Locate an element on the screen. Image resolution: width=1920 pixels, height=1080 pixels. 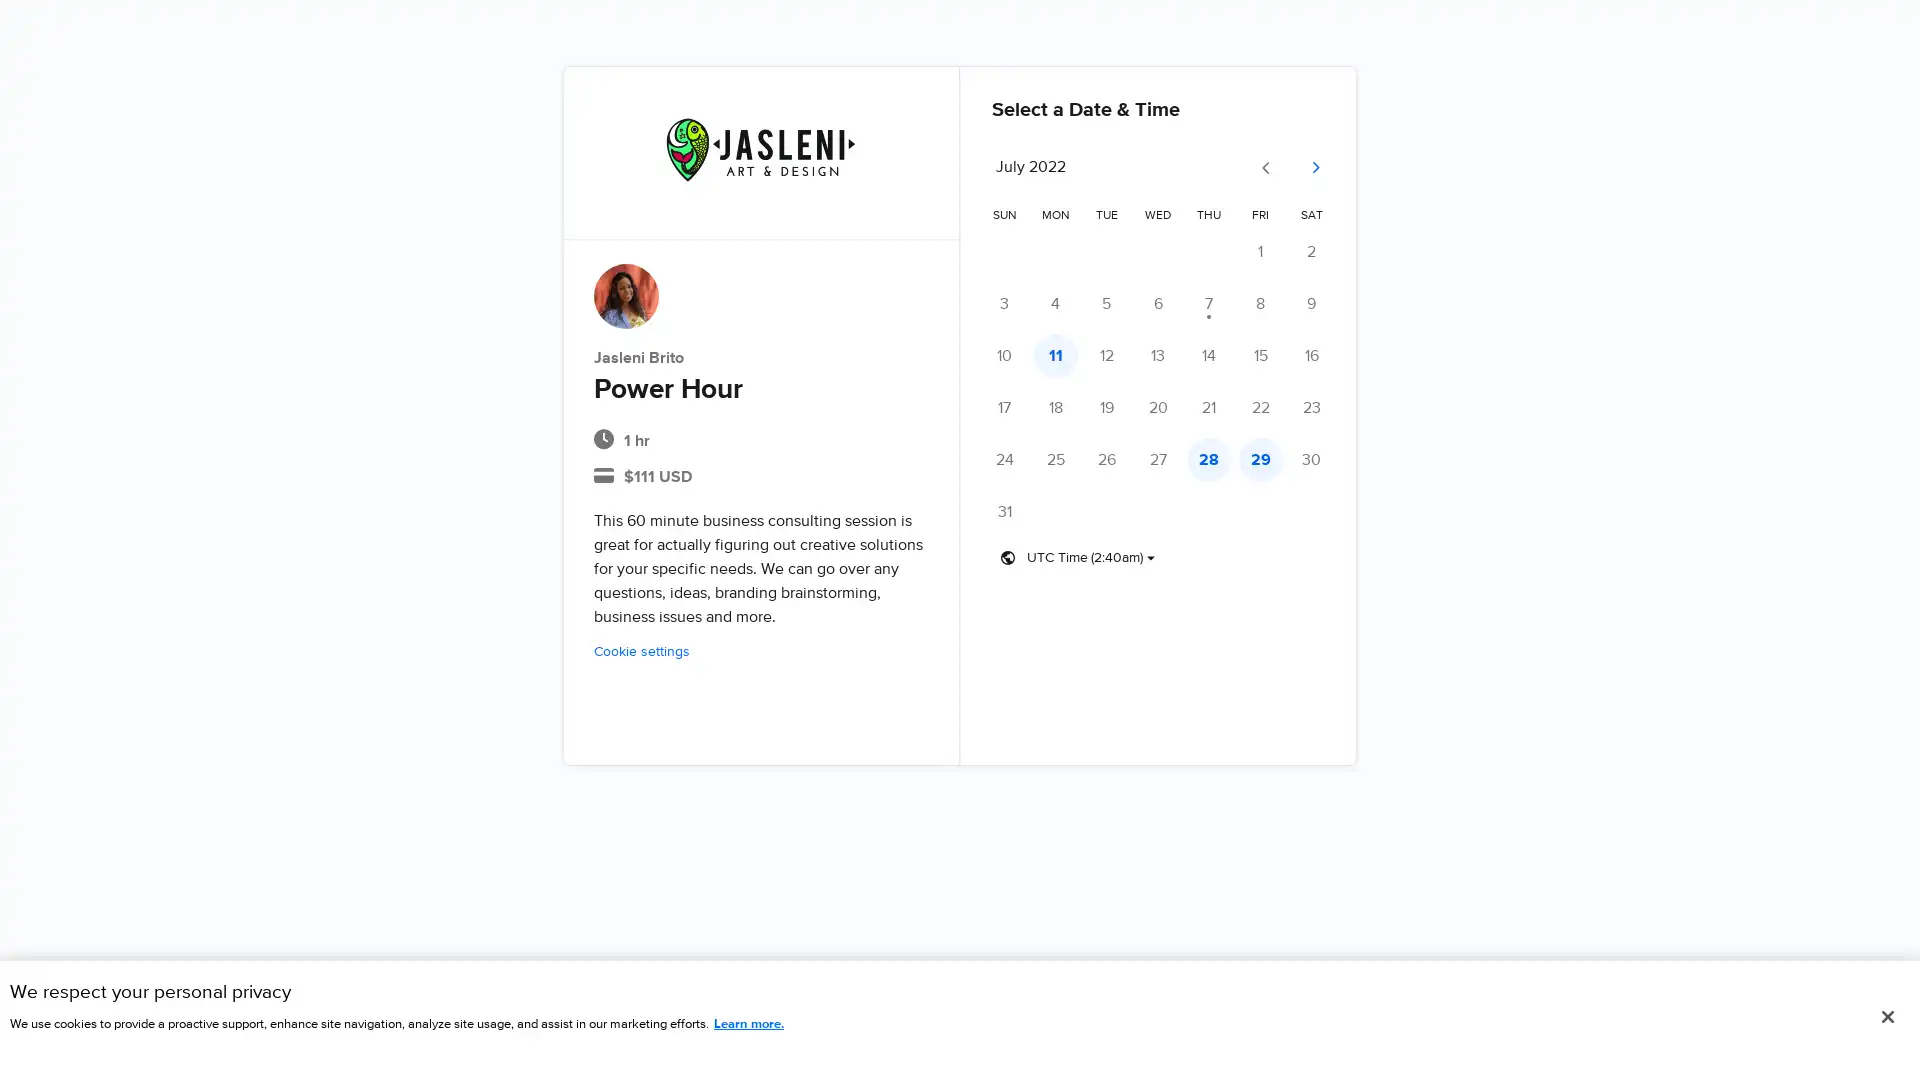
Monday, July 25 - No times available is located at coordinates (1055, 459).